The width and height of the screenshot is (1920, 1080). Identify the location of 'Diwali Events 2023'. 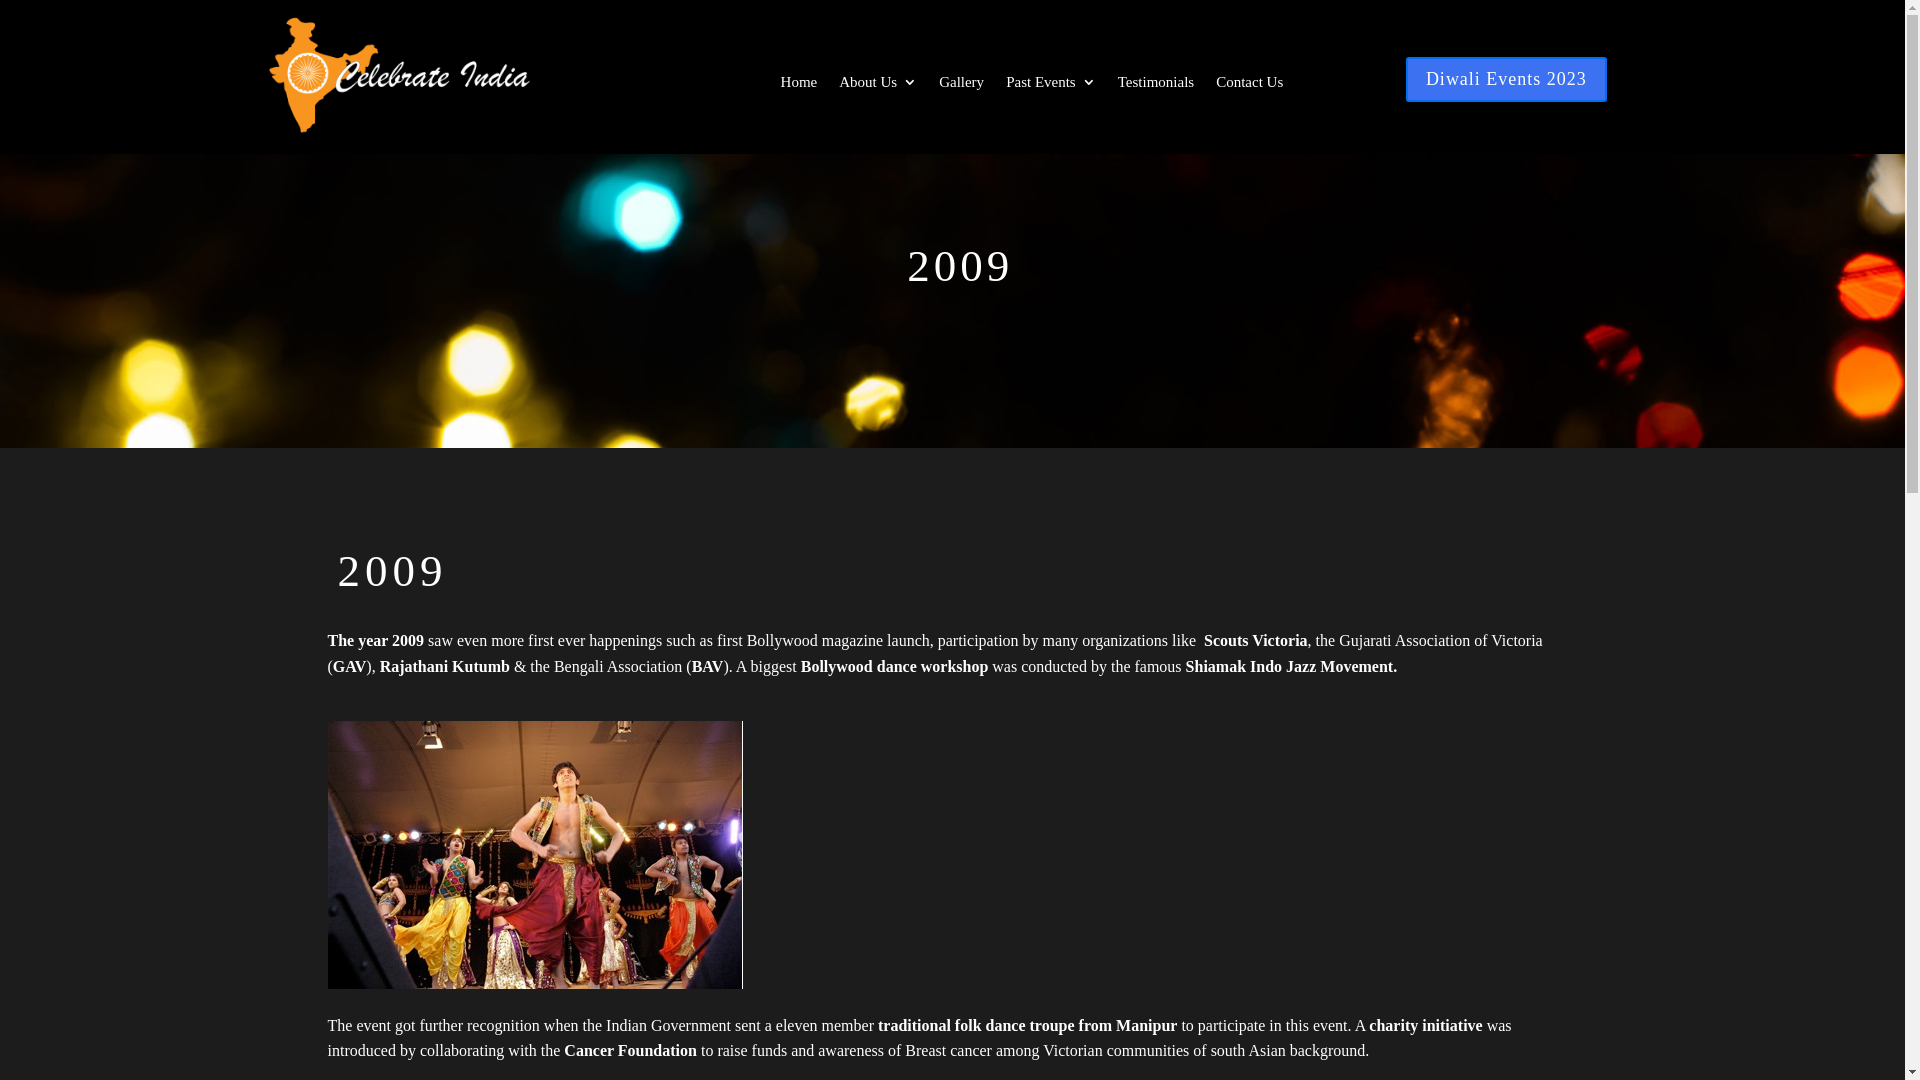
(1506, 78).